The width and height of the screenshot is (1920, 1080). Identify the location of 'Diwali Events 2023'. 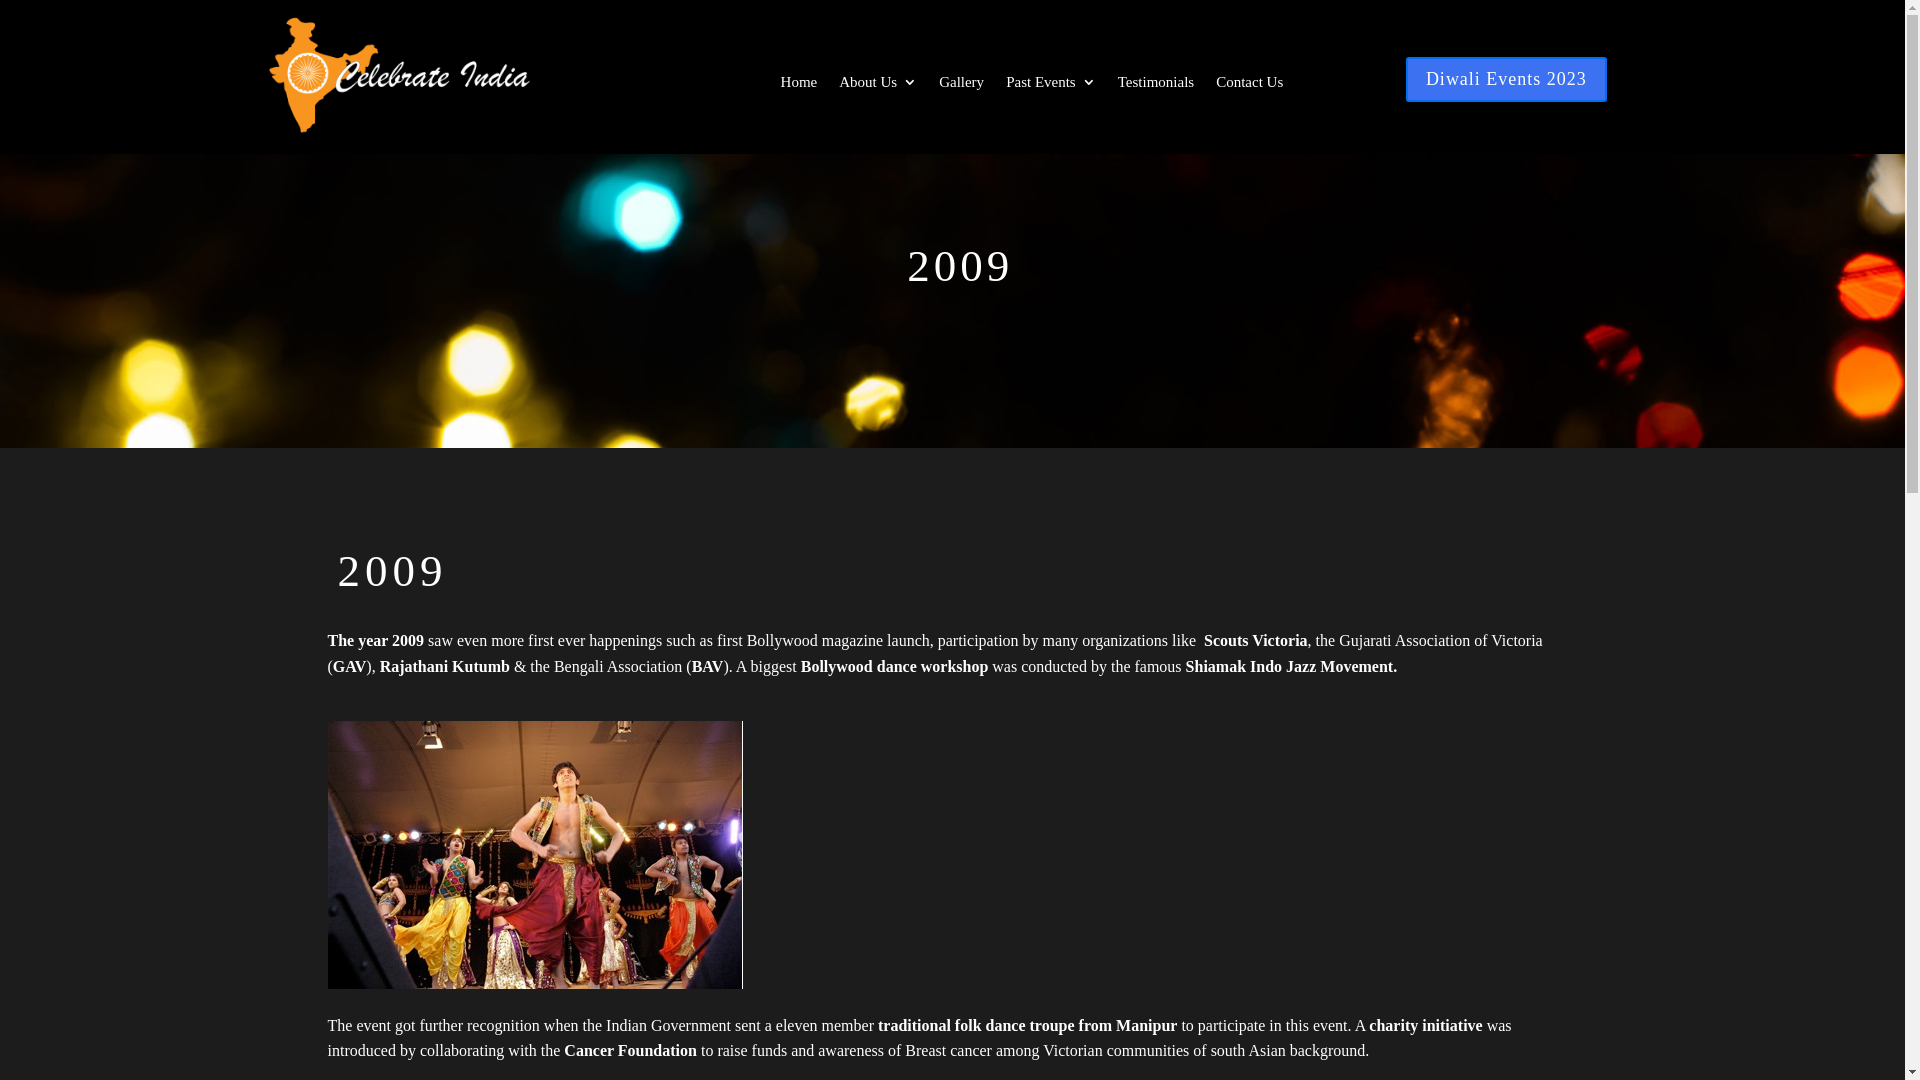
(1506, 78).